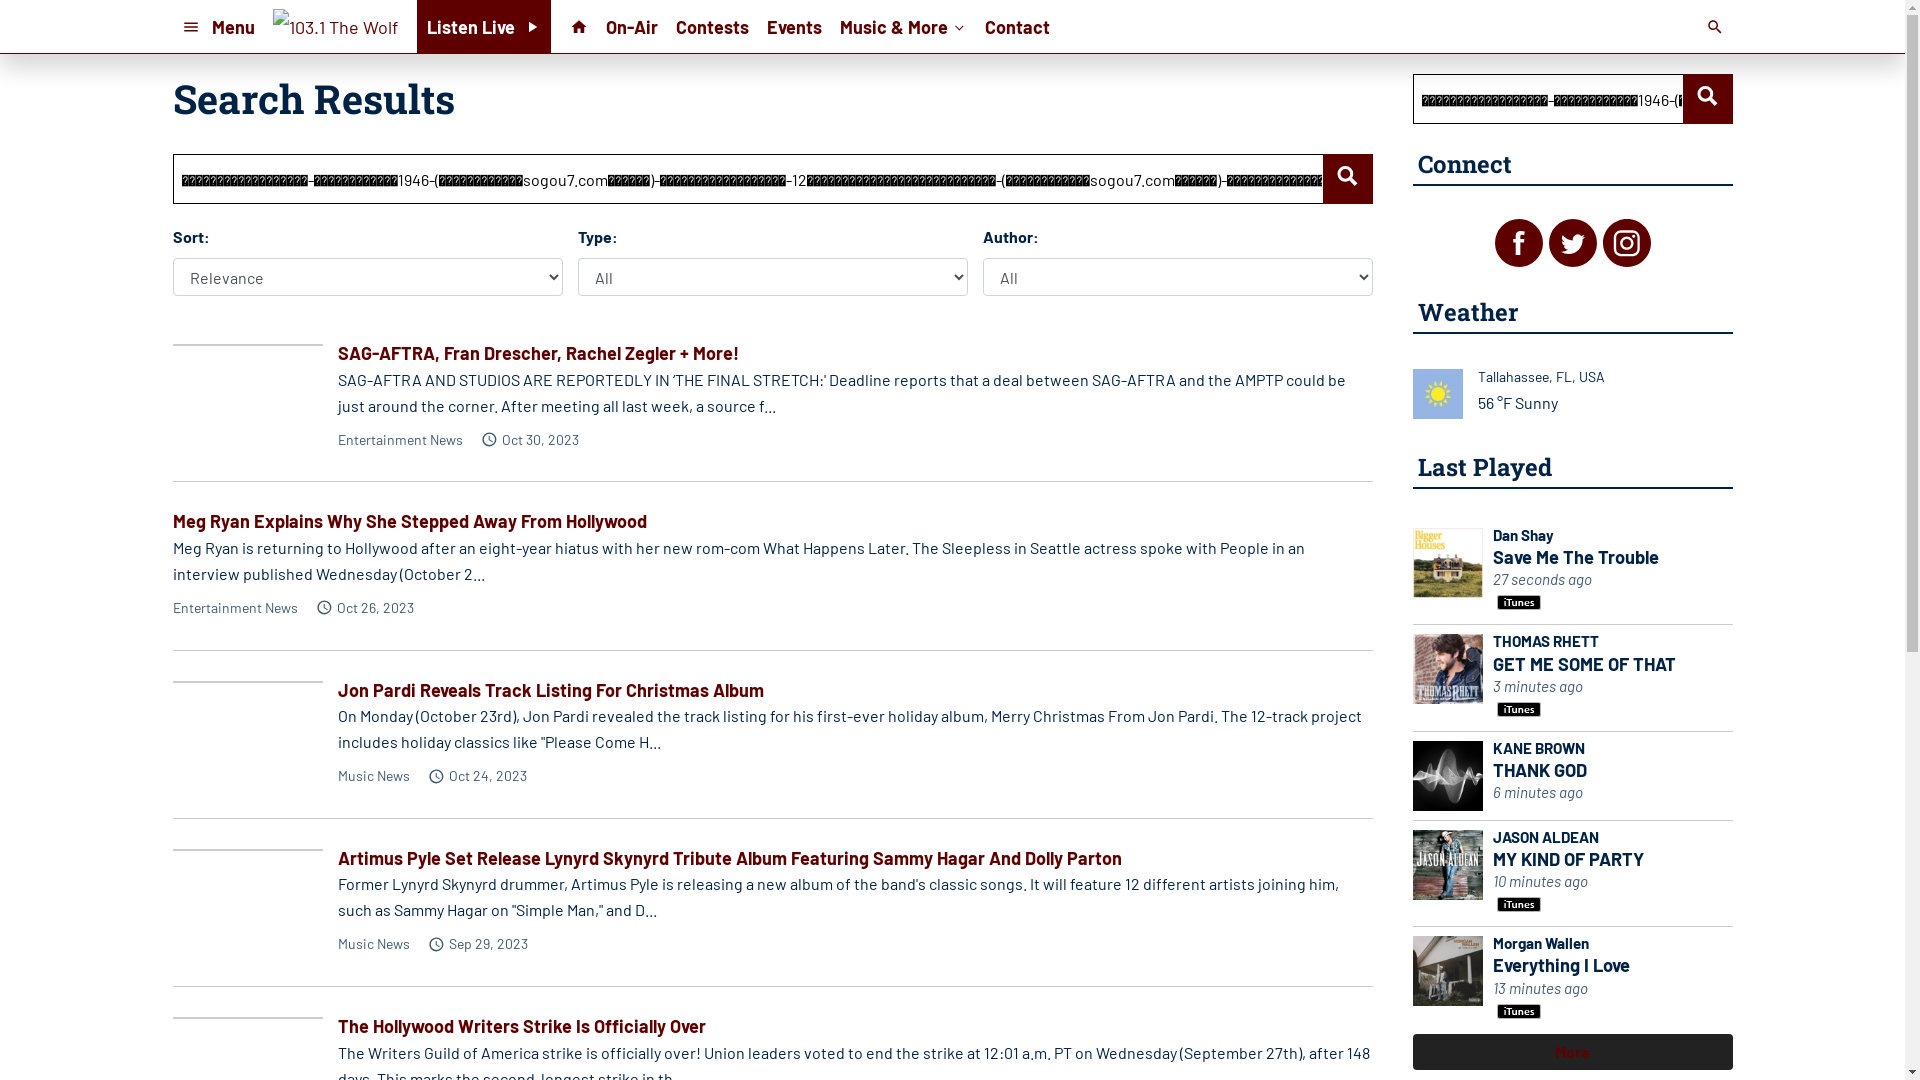 The height and width of the screenshot is (1080, 1920). Describe the element at coordinates (1017, 26) in the screenshot. I see `'Contact'` at that location.